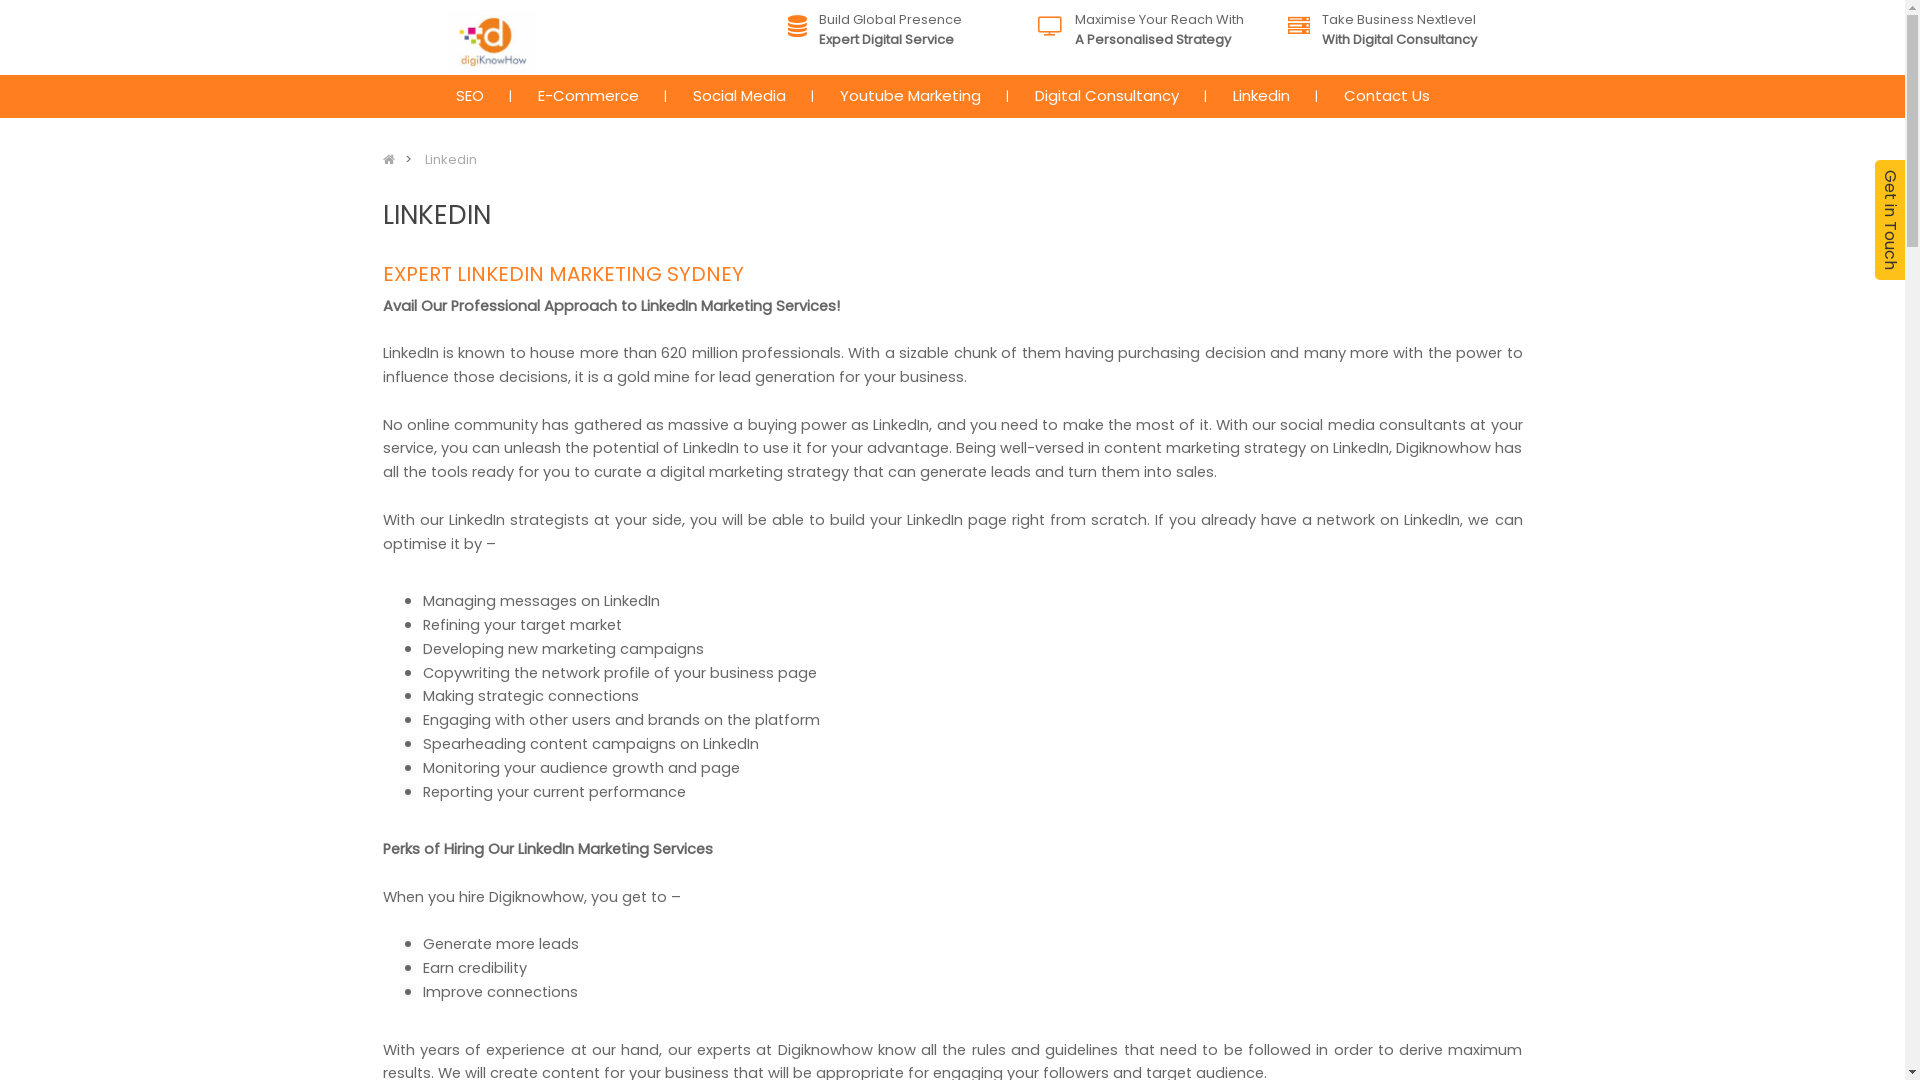 This screenshot has width=1920, height=1080. I want to click on 'Youtube Marketing', so click(908, 96).